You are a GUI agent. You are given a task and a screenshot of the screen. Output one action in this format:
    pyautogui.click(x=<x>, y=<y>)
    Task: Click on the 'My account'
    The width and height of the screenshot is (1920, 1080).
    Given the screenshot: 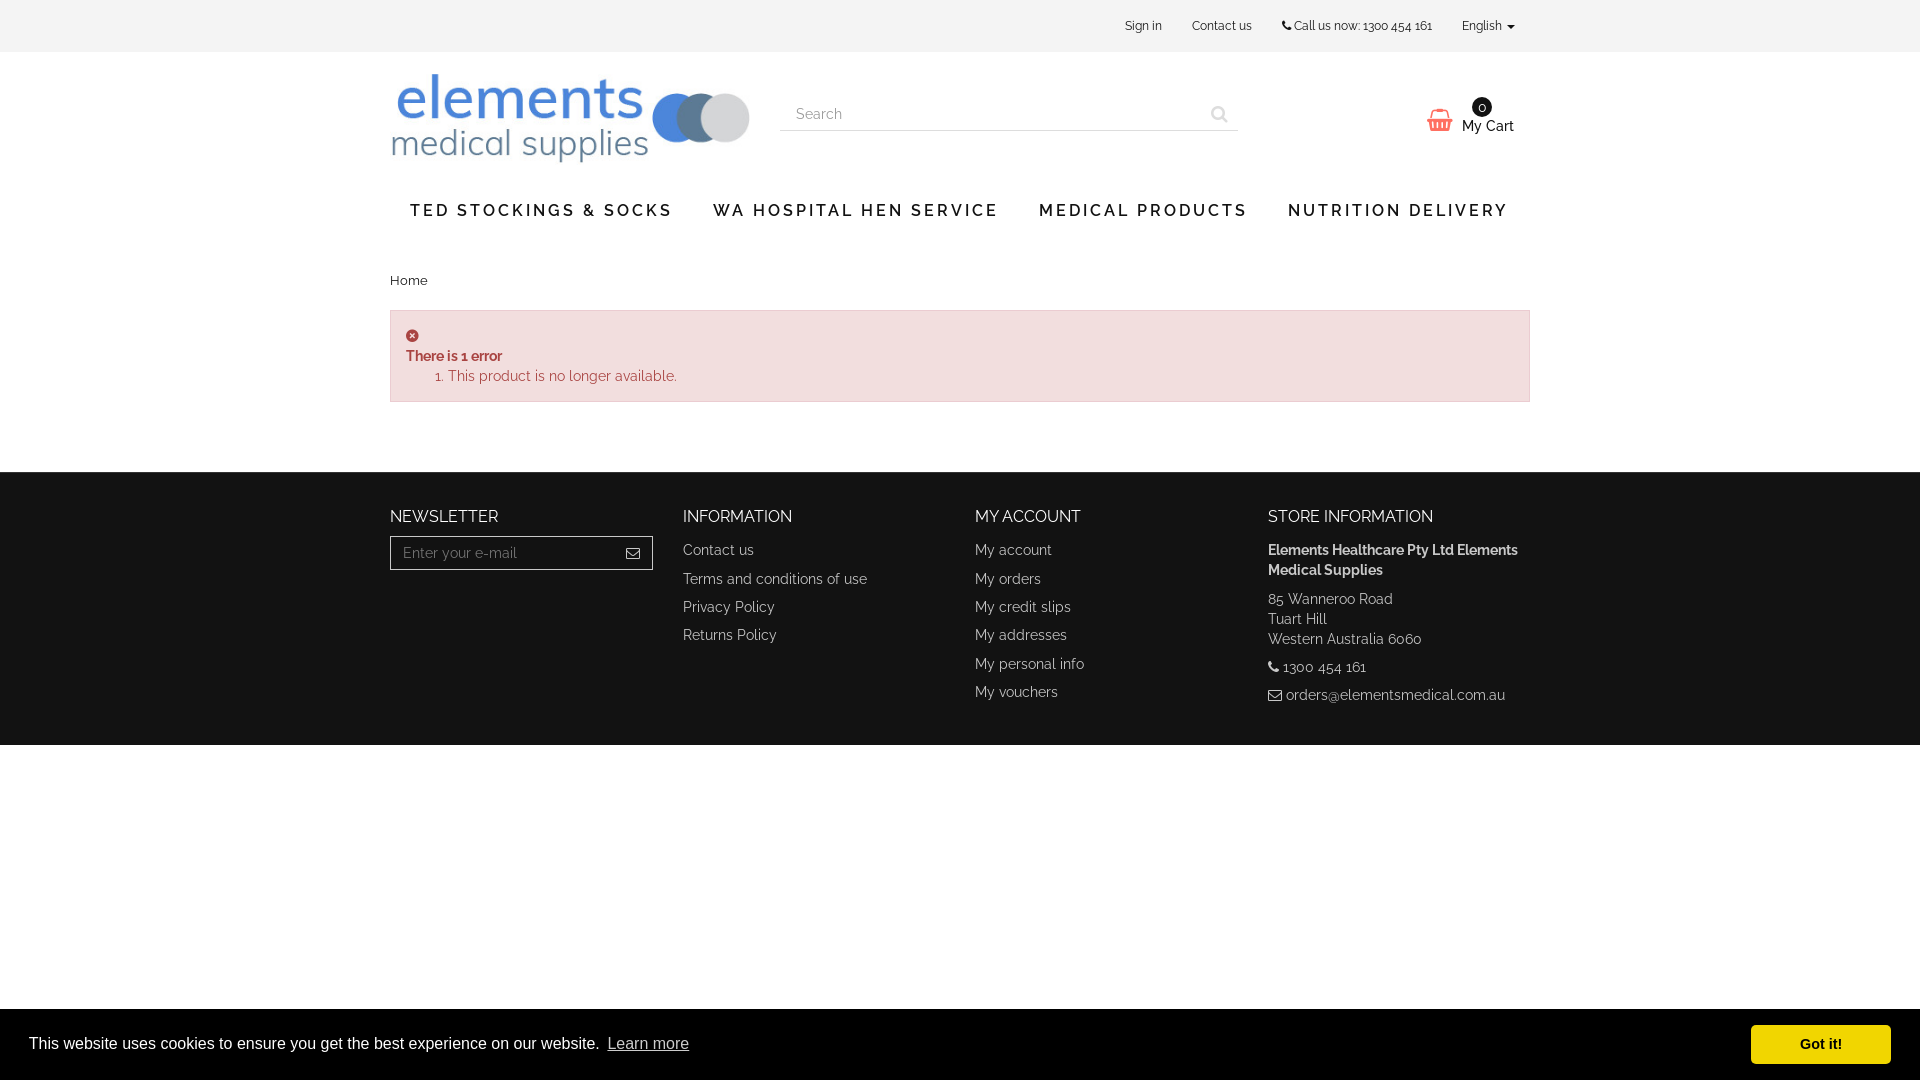 What is the action you would take?
    pyautogui.click(x=974, y=550)
    